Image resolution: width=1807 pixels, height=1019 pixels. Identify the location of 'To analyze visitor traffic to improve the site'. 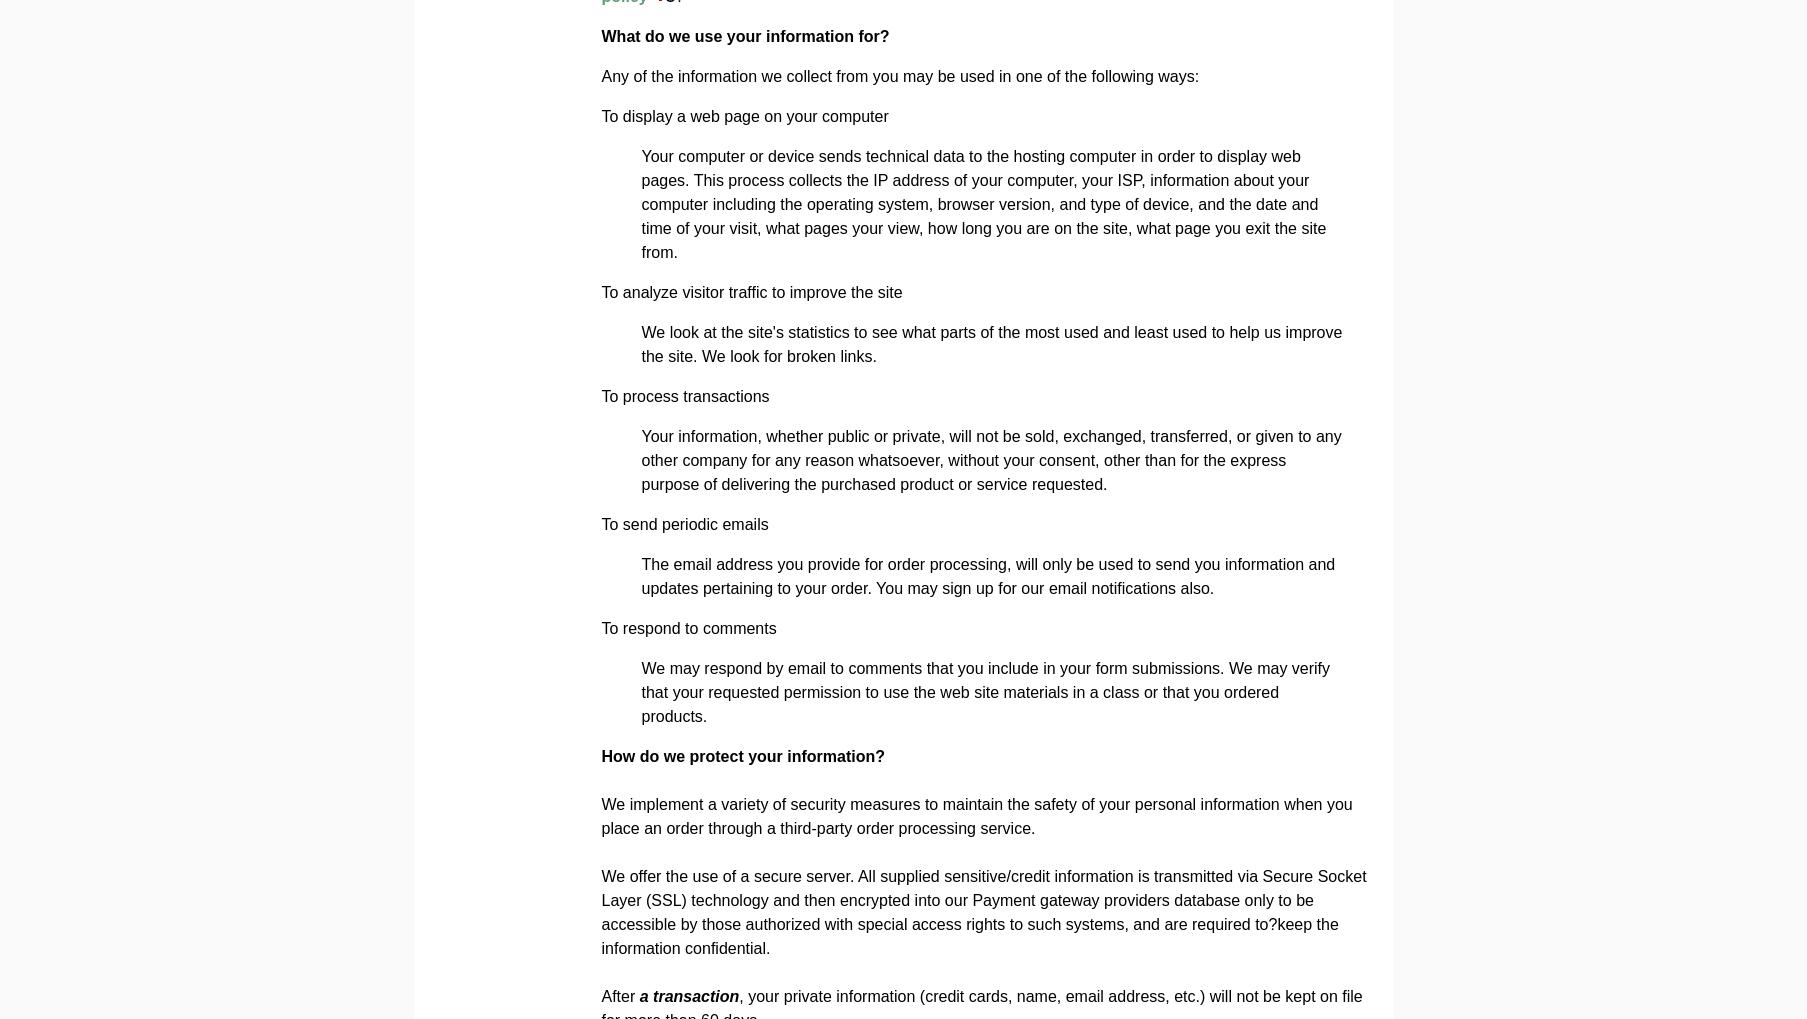
(751, 291).